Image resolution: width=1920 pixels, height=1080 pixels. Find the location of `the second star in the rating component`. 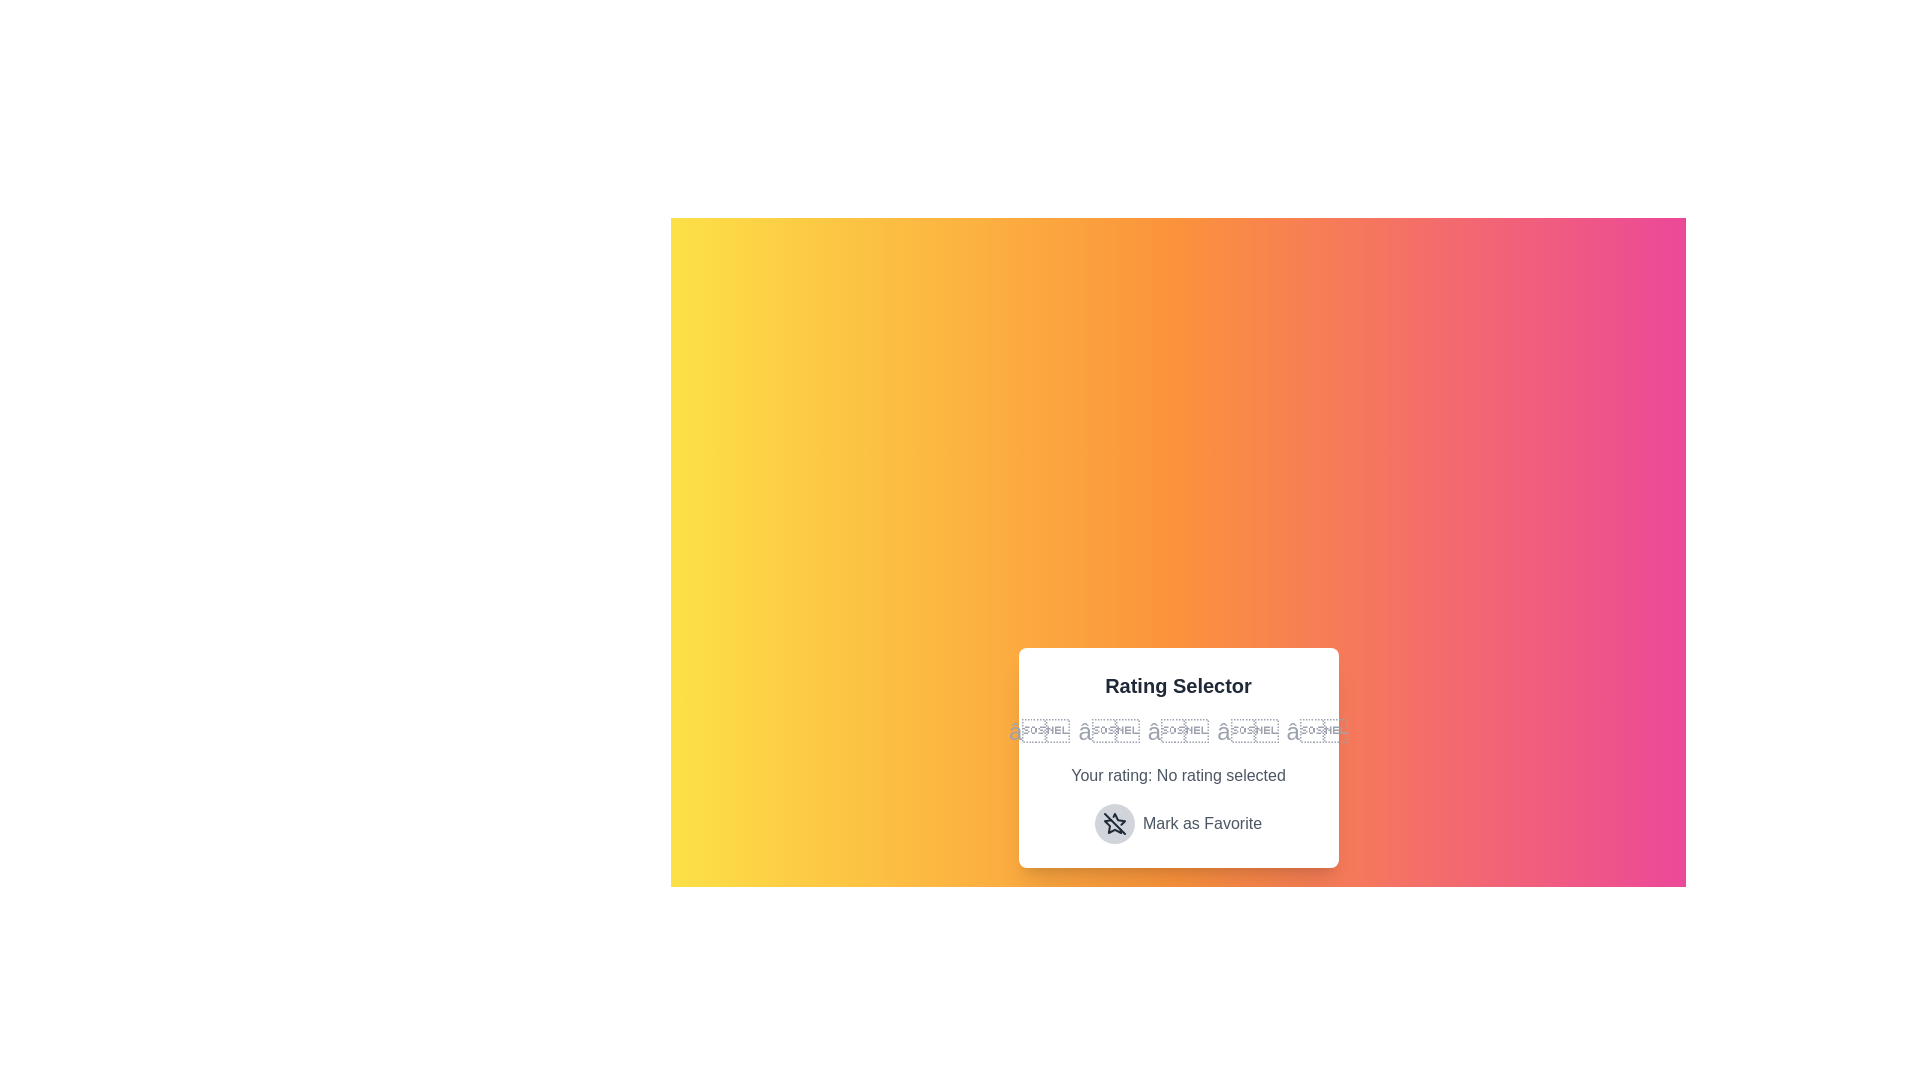

the second star in the rating component is located at coordinates (1108, 732).